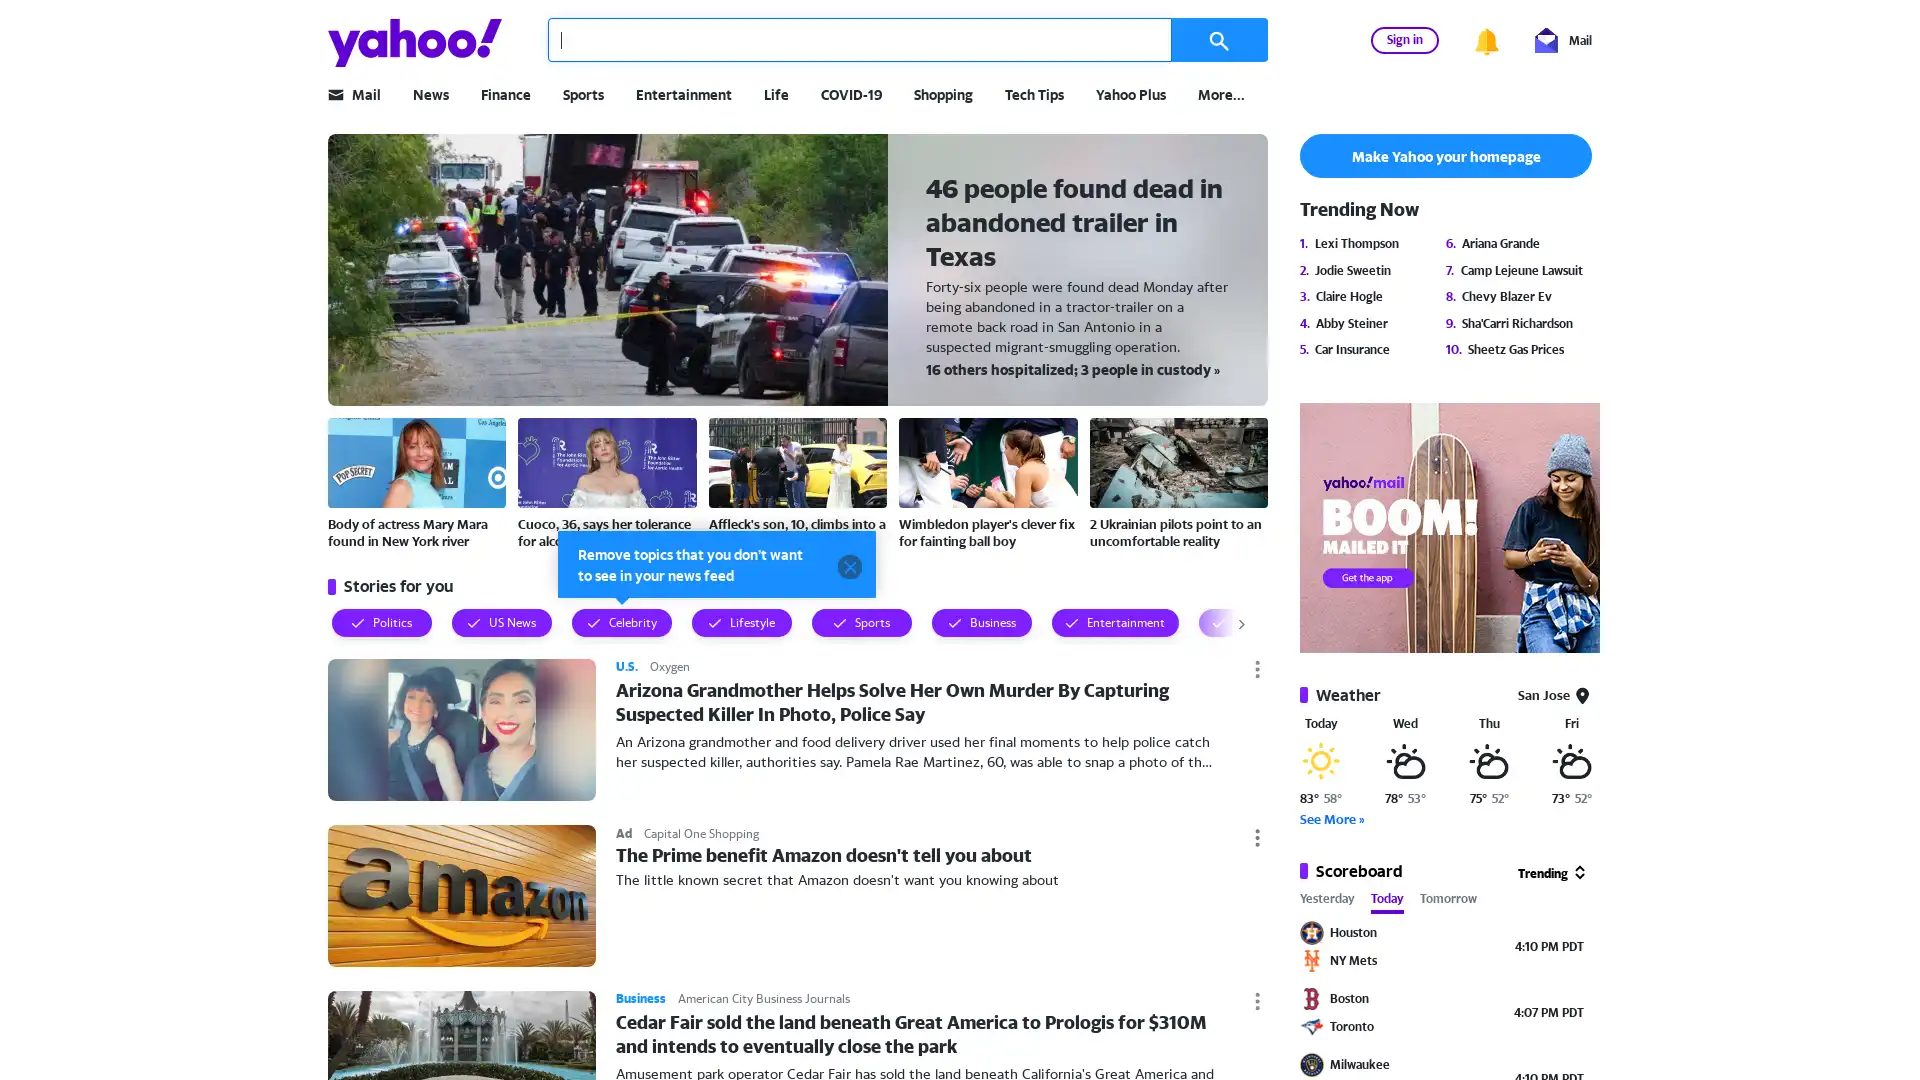 The width and height of the screenshot is (1920, 1080). Describe the element at coordinates (1386, 901) in the screenshot. I see `Today` at that location.